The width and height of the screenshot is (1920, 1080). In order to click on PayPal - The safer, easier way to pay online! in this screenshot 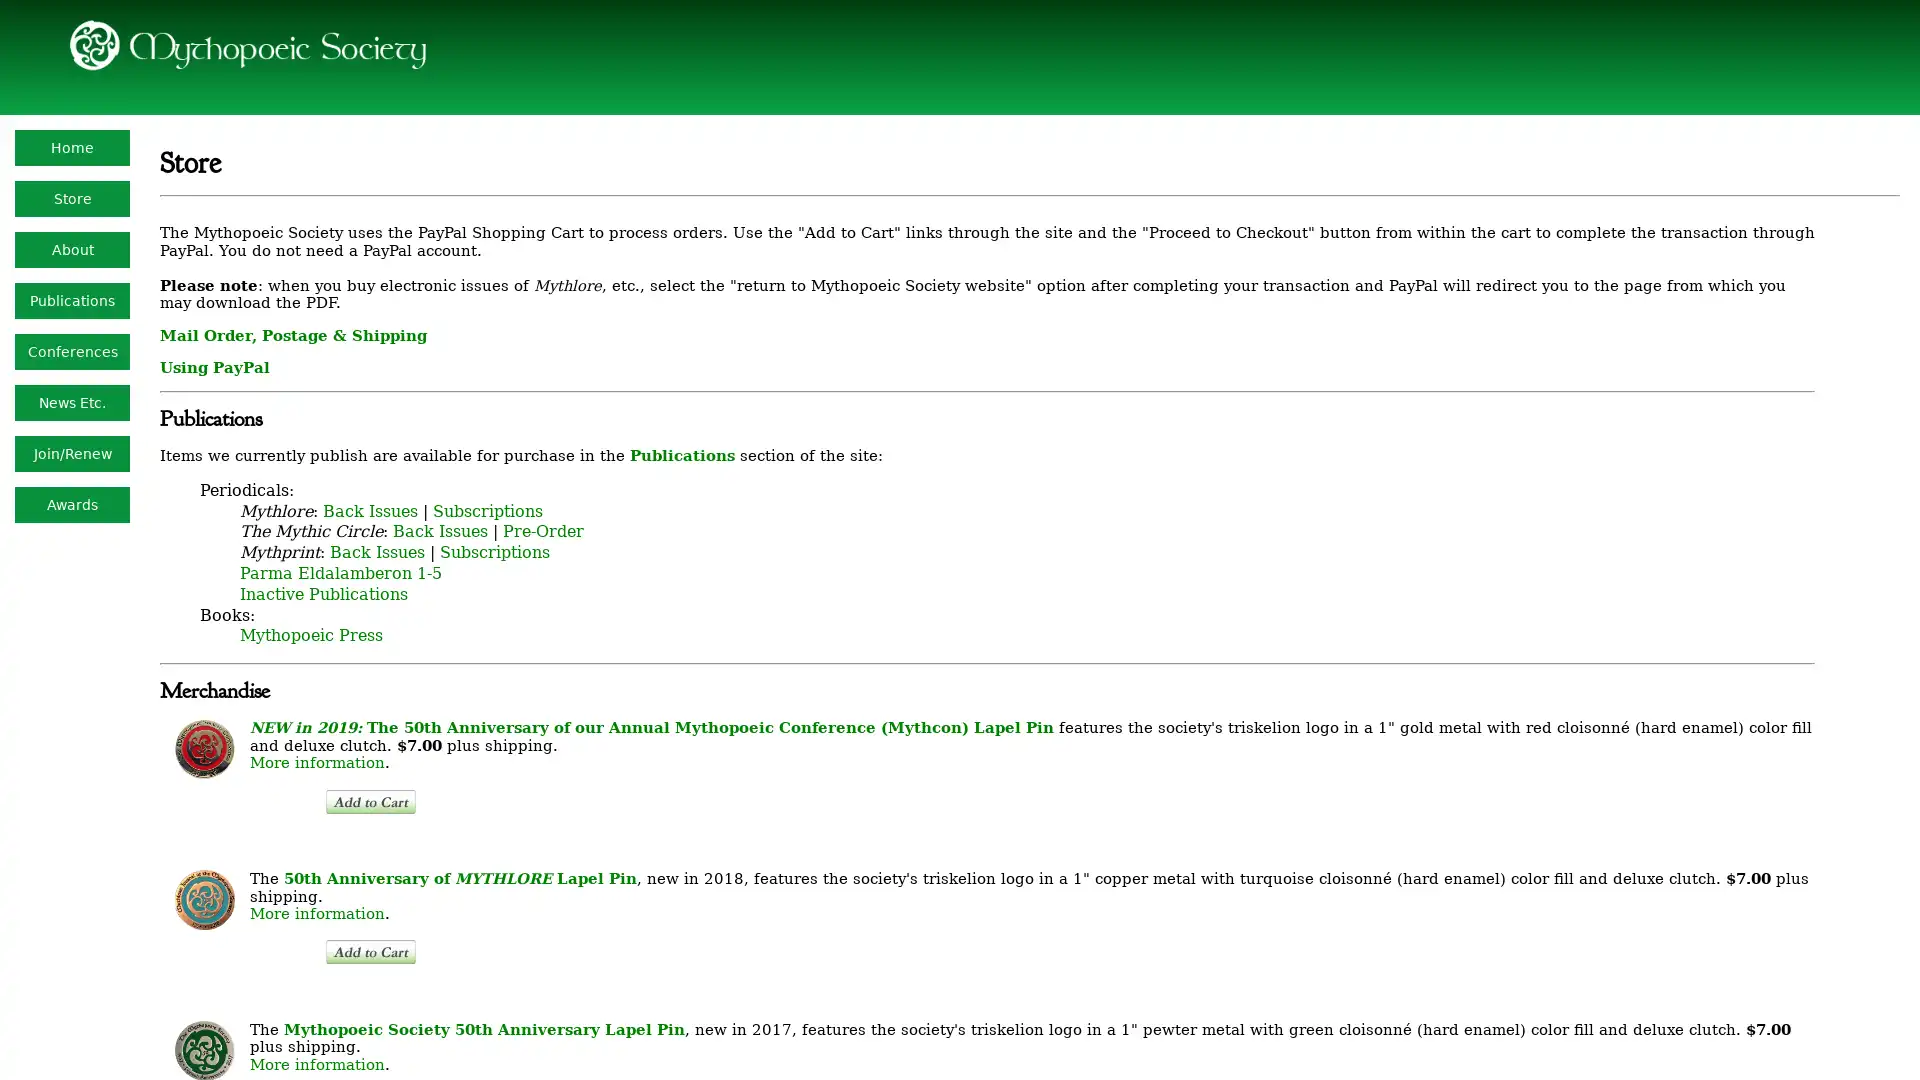, I will do `click(369, 800)`.